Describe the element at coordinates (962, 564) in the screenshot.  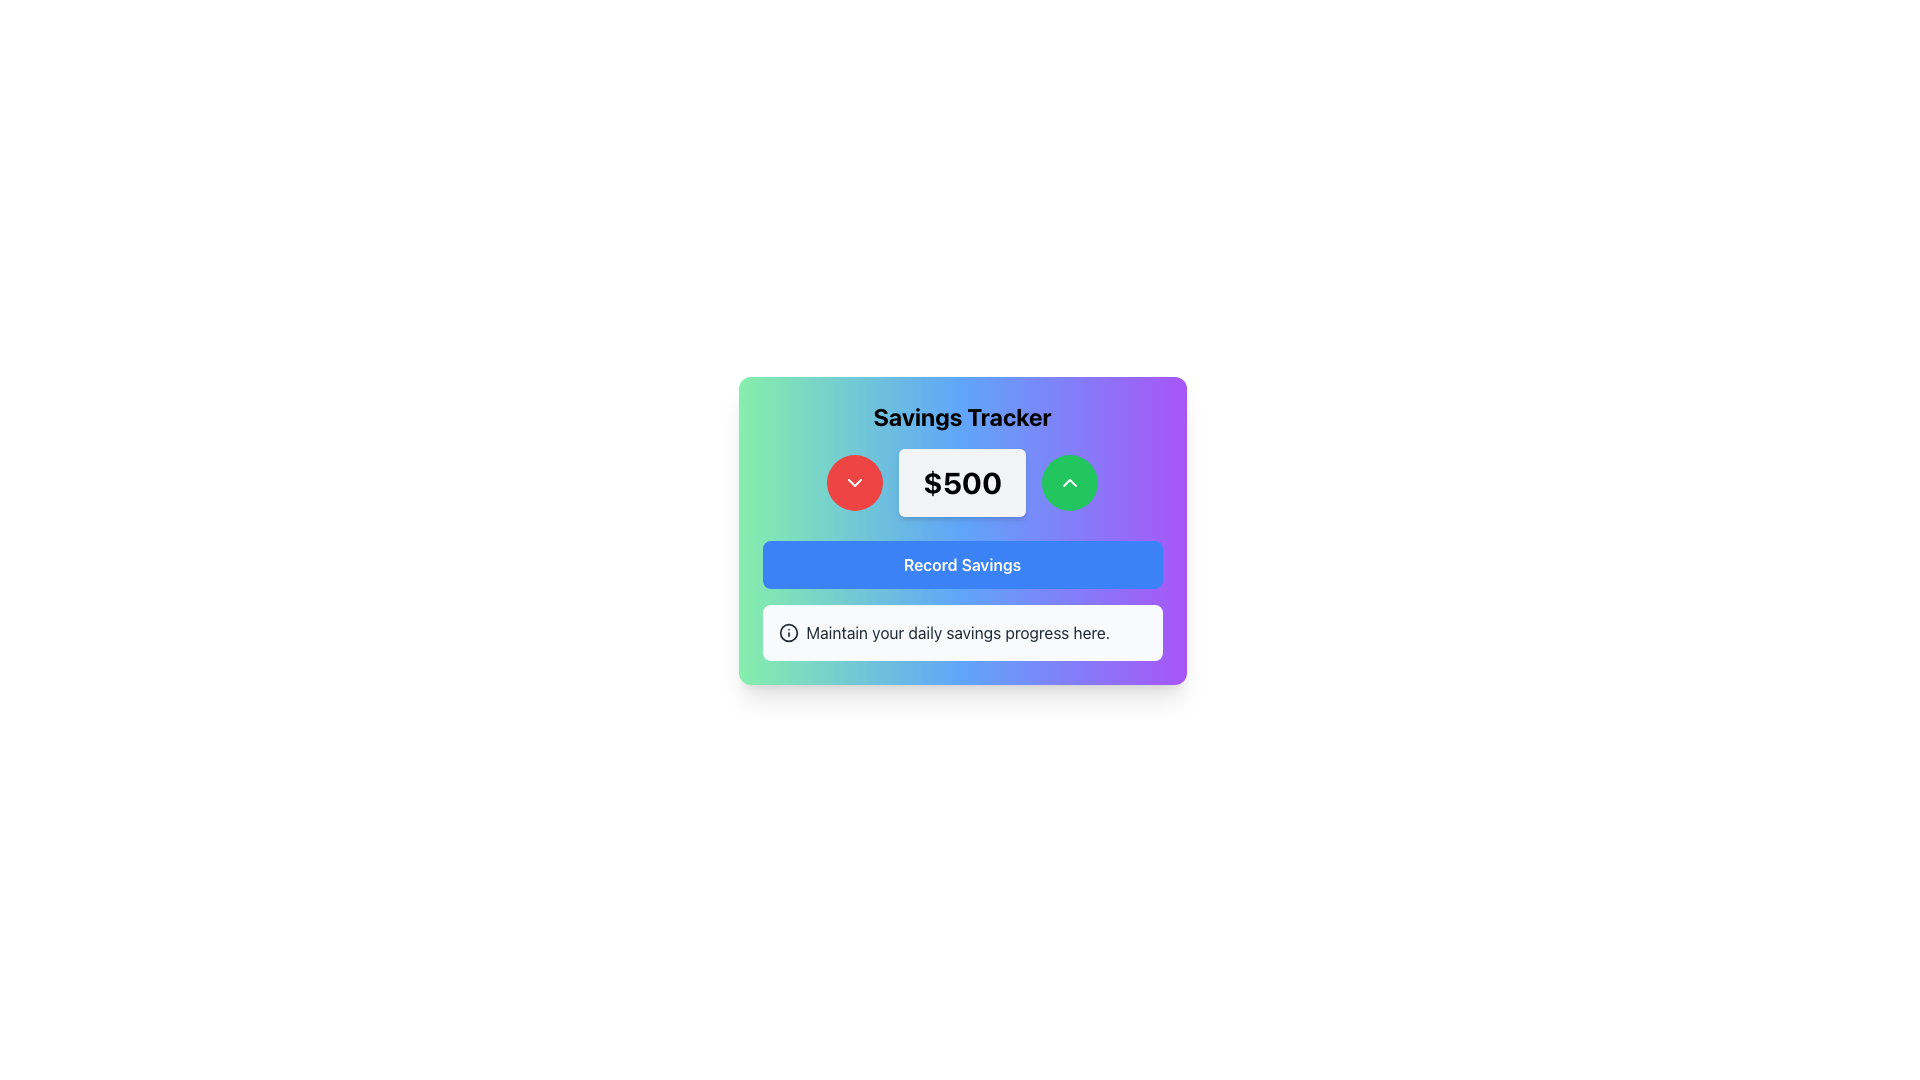
I see `the blue rectangular button labeled 'Record Savings'` at that location.